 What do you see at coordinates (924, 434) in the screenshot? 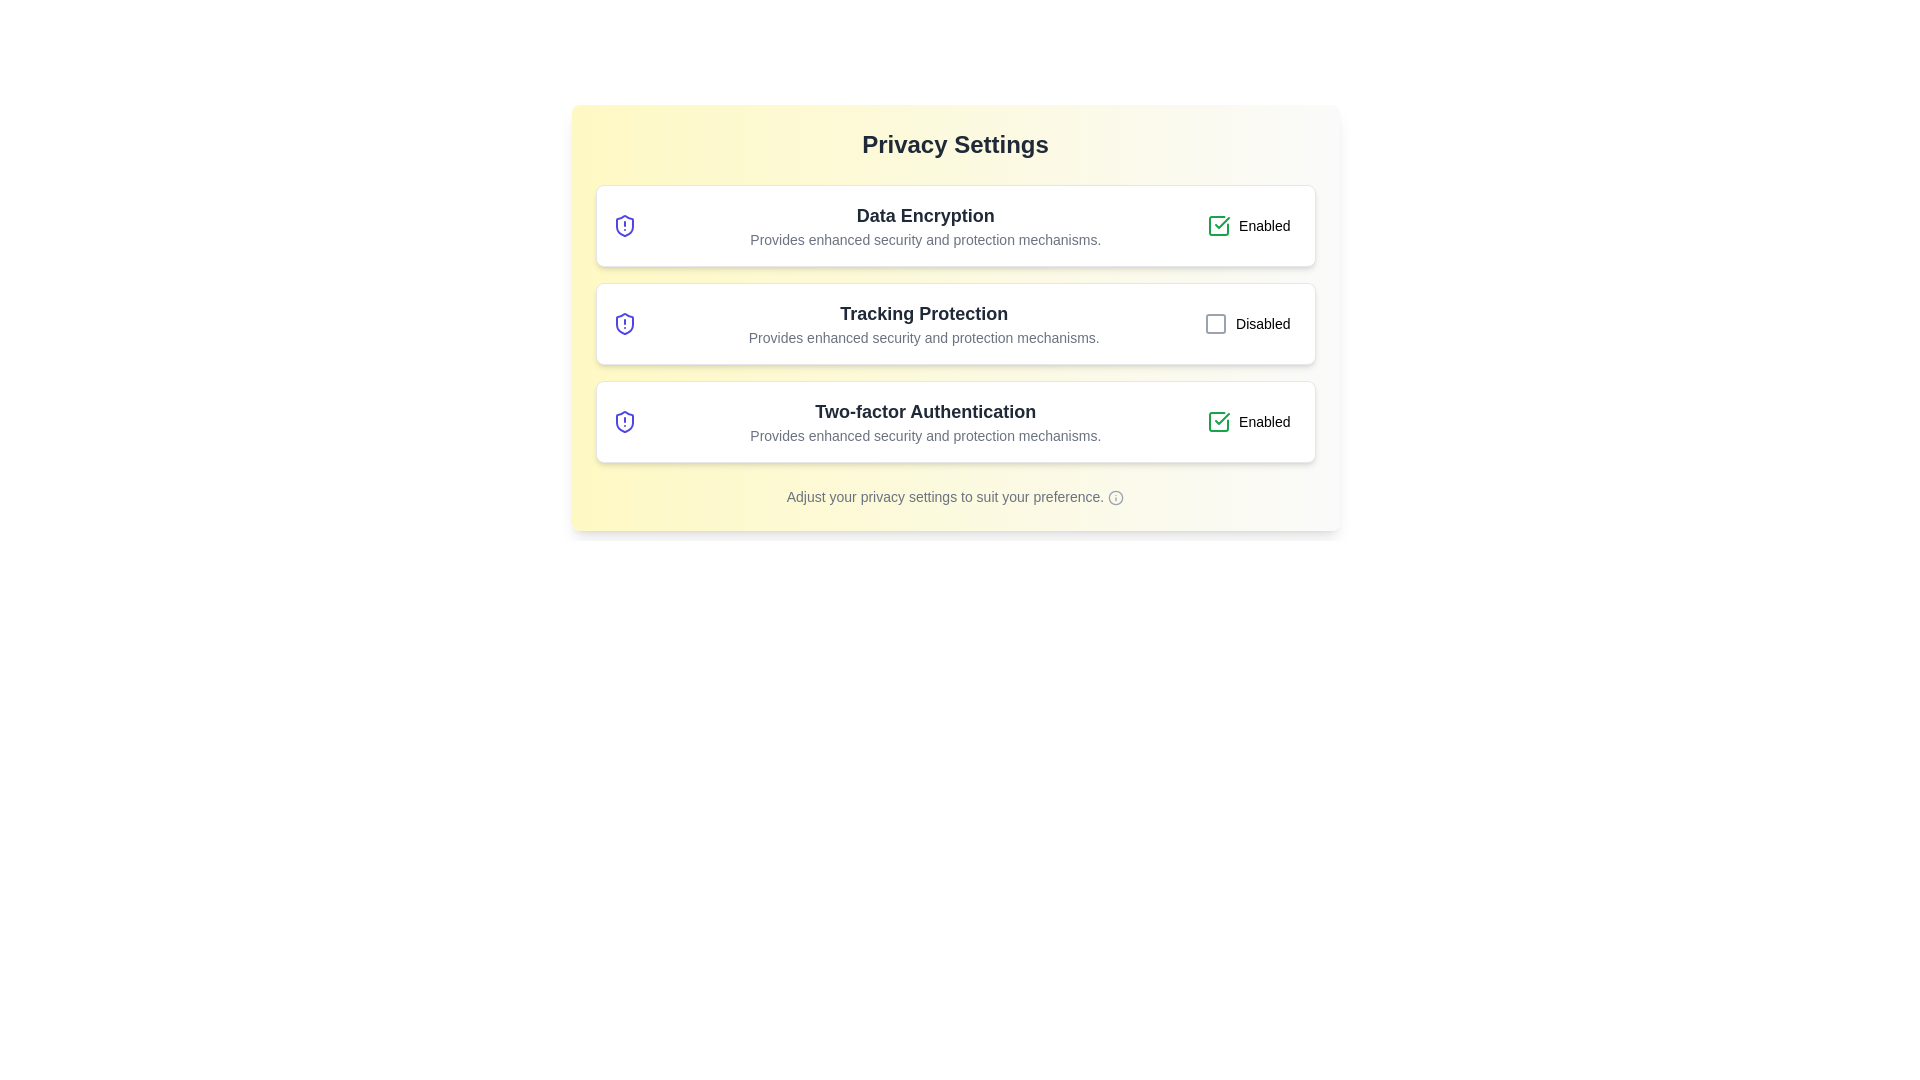
I see `the text label that reads 'Provides enhanced security and protection mechanisms.' located beneath the heading 'Two-factor Authentication' in the Privacy Settings section` at bounding box center [924, 434].